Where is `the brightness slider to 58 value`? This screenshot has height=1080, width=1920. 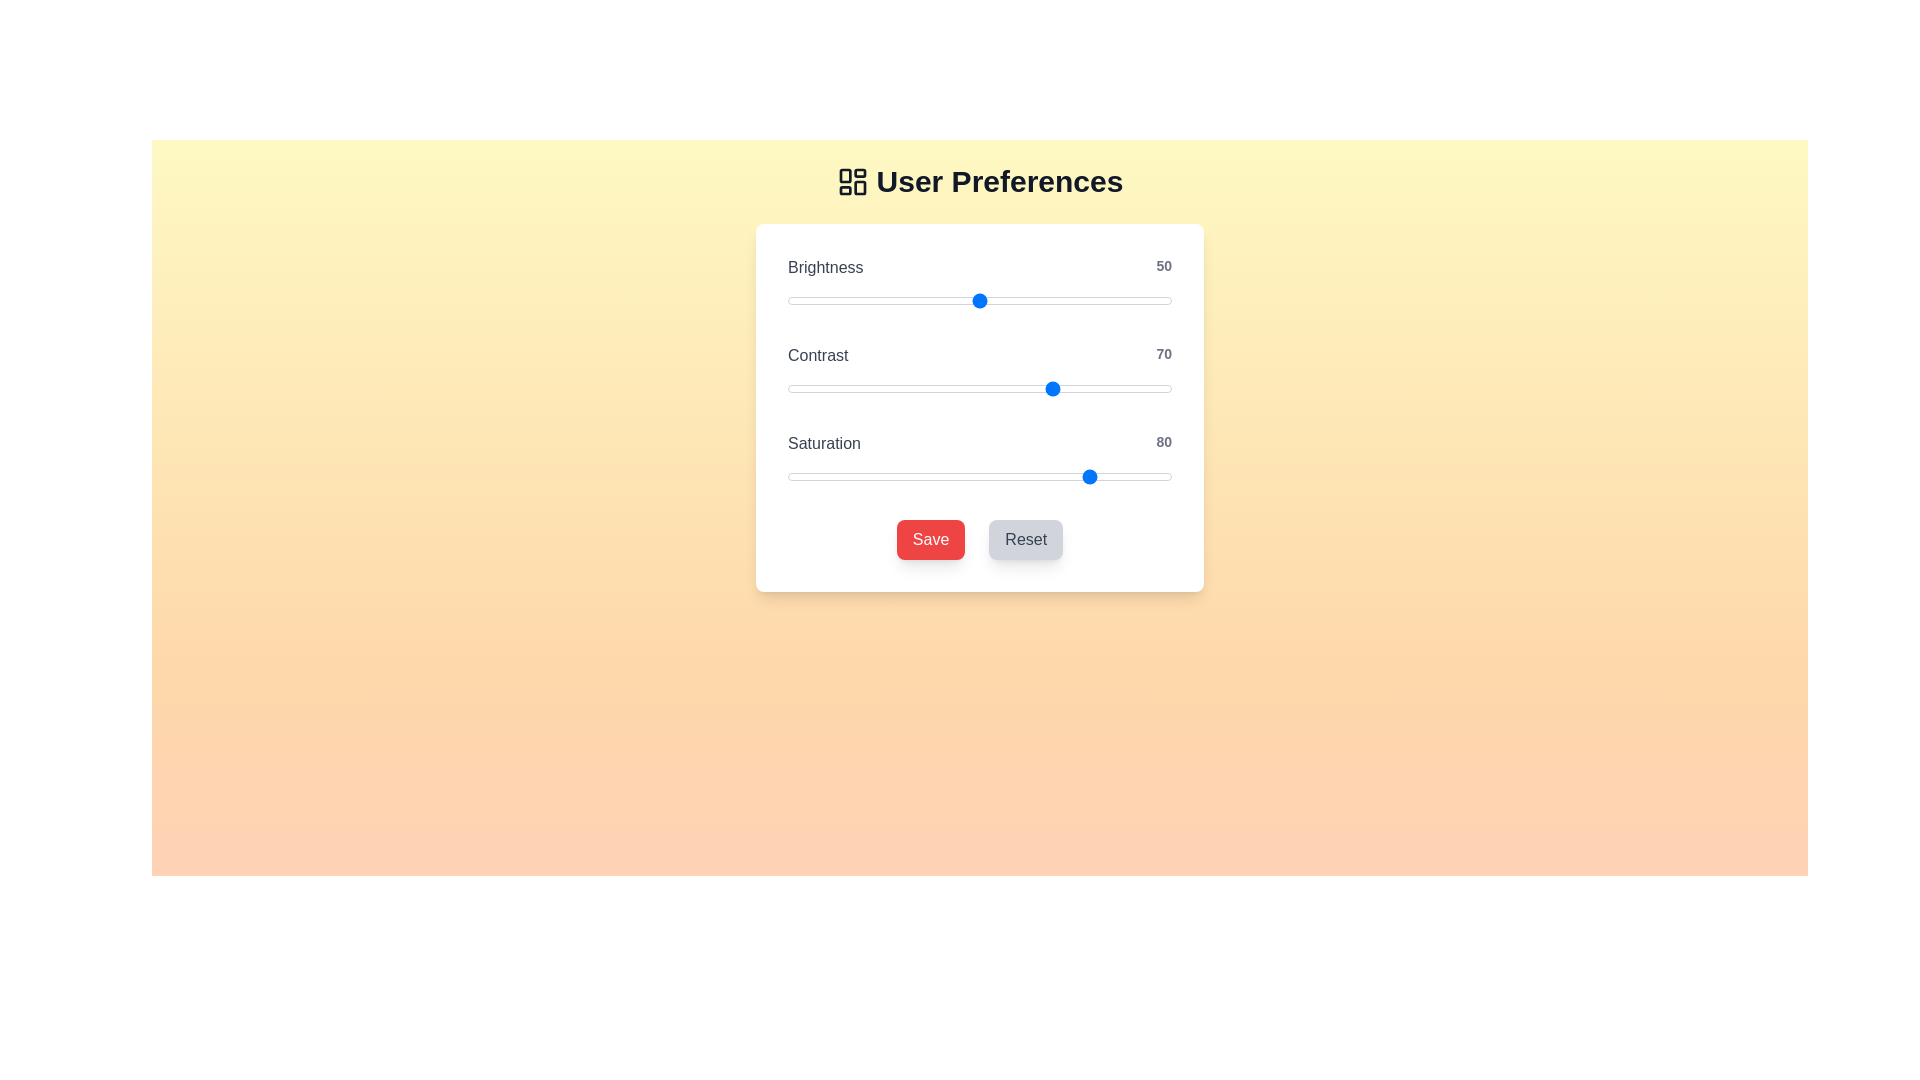
the brightness slider to 58 value is located at coordinates (1010, 300).